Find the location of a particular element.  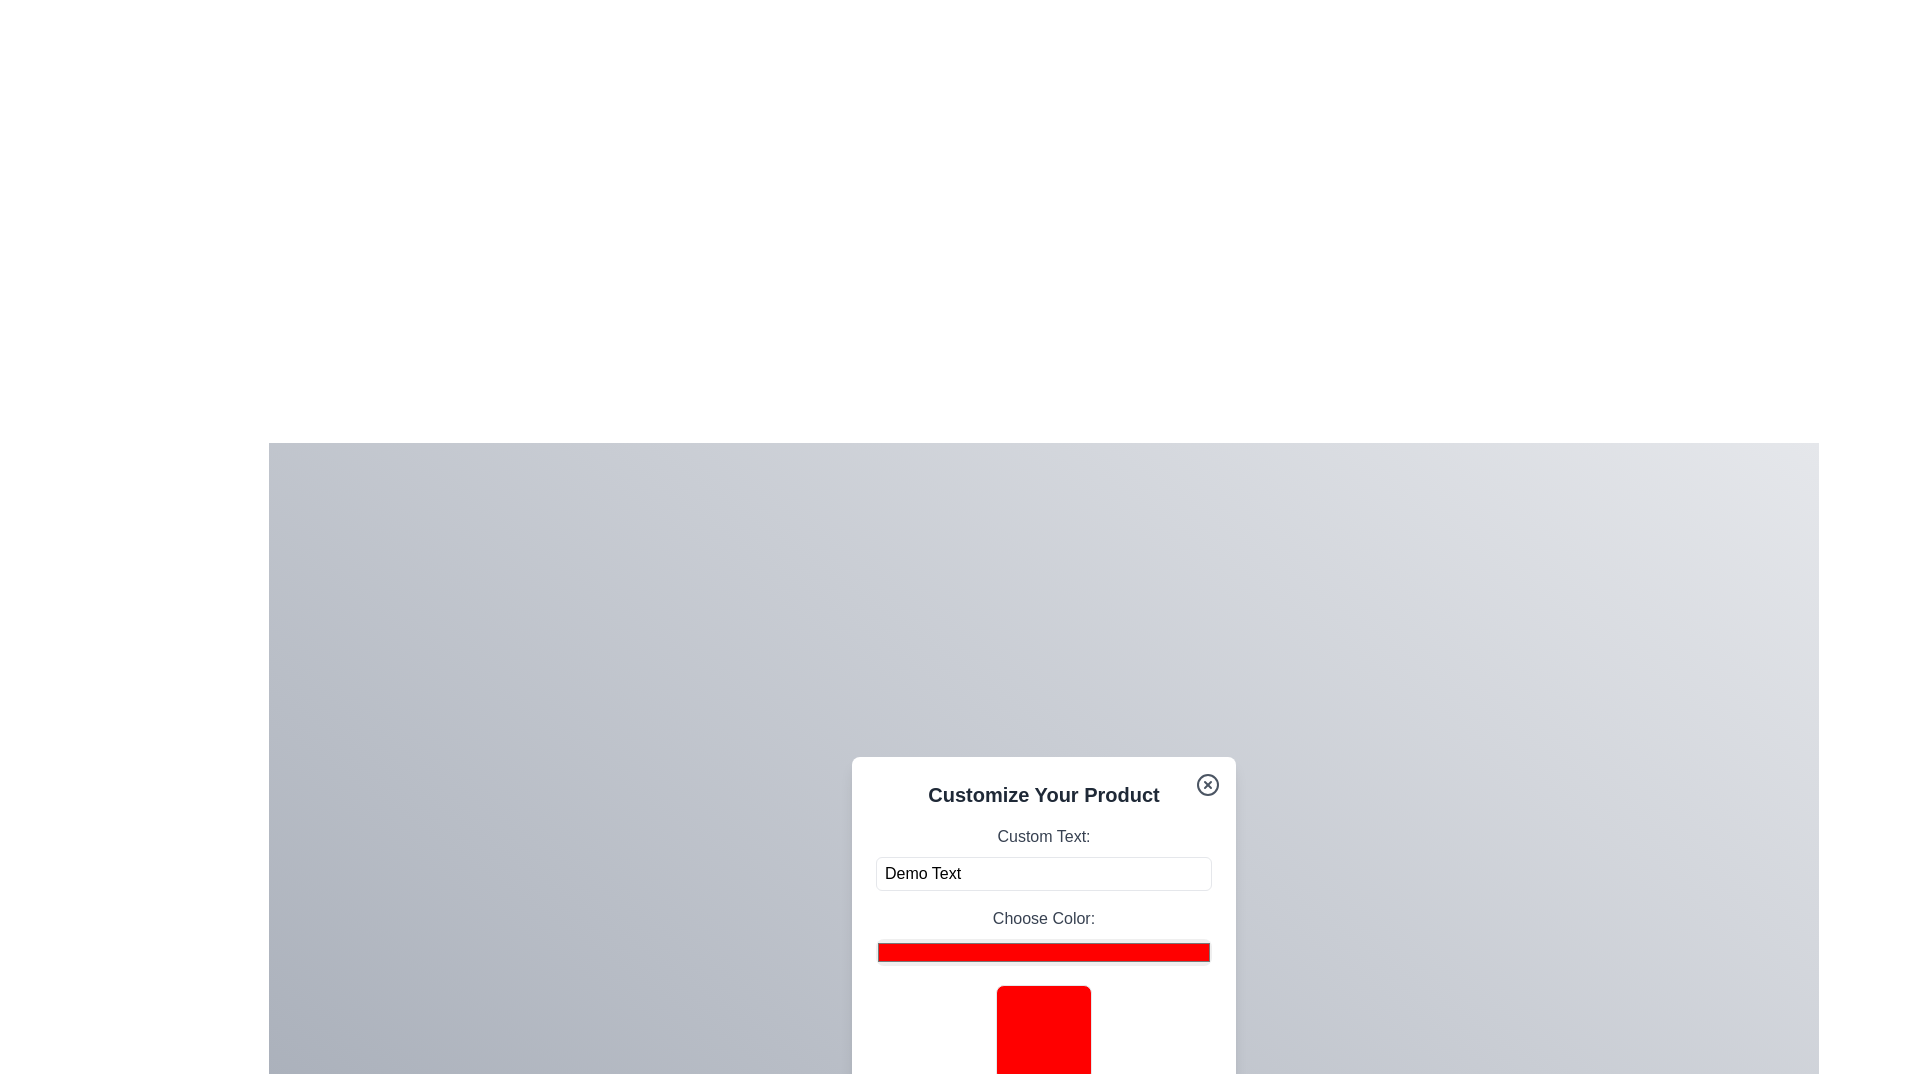

the custom text field to focus it is located at coordinates (1042, 873).